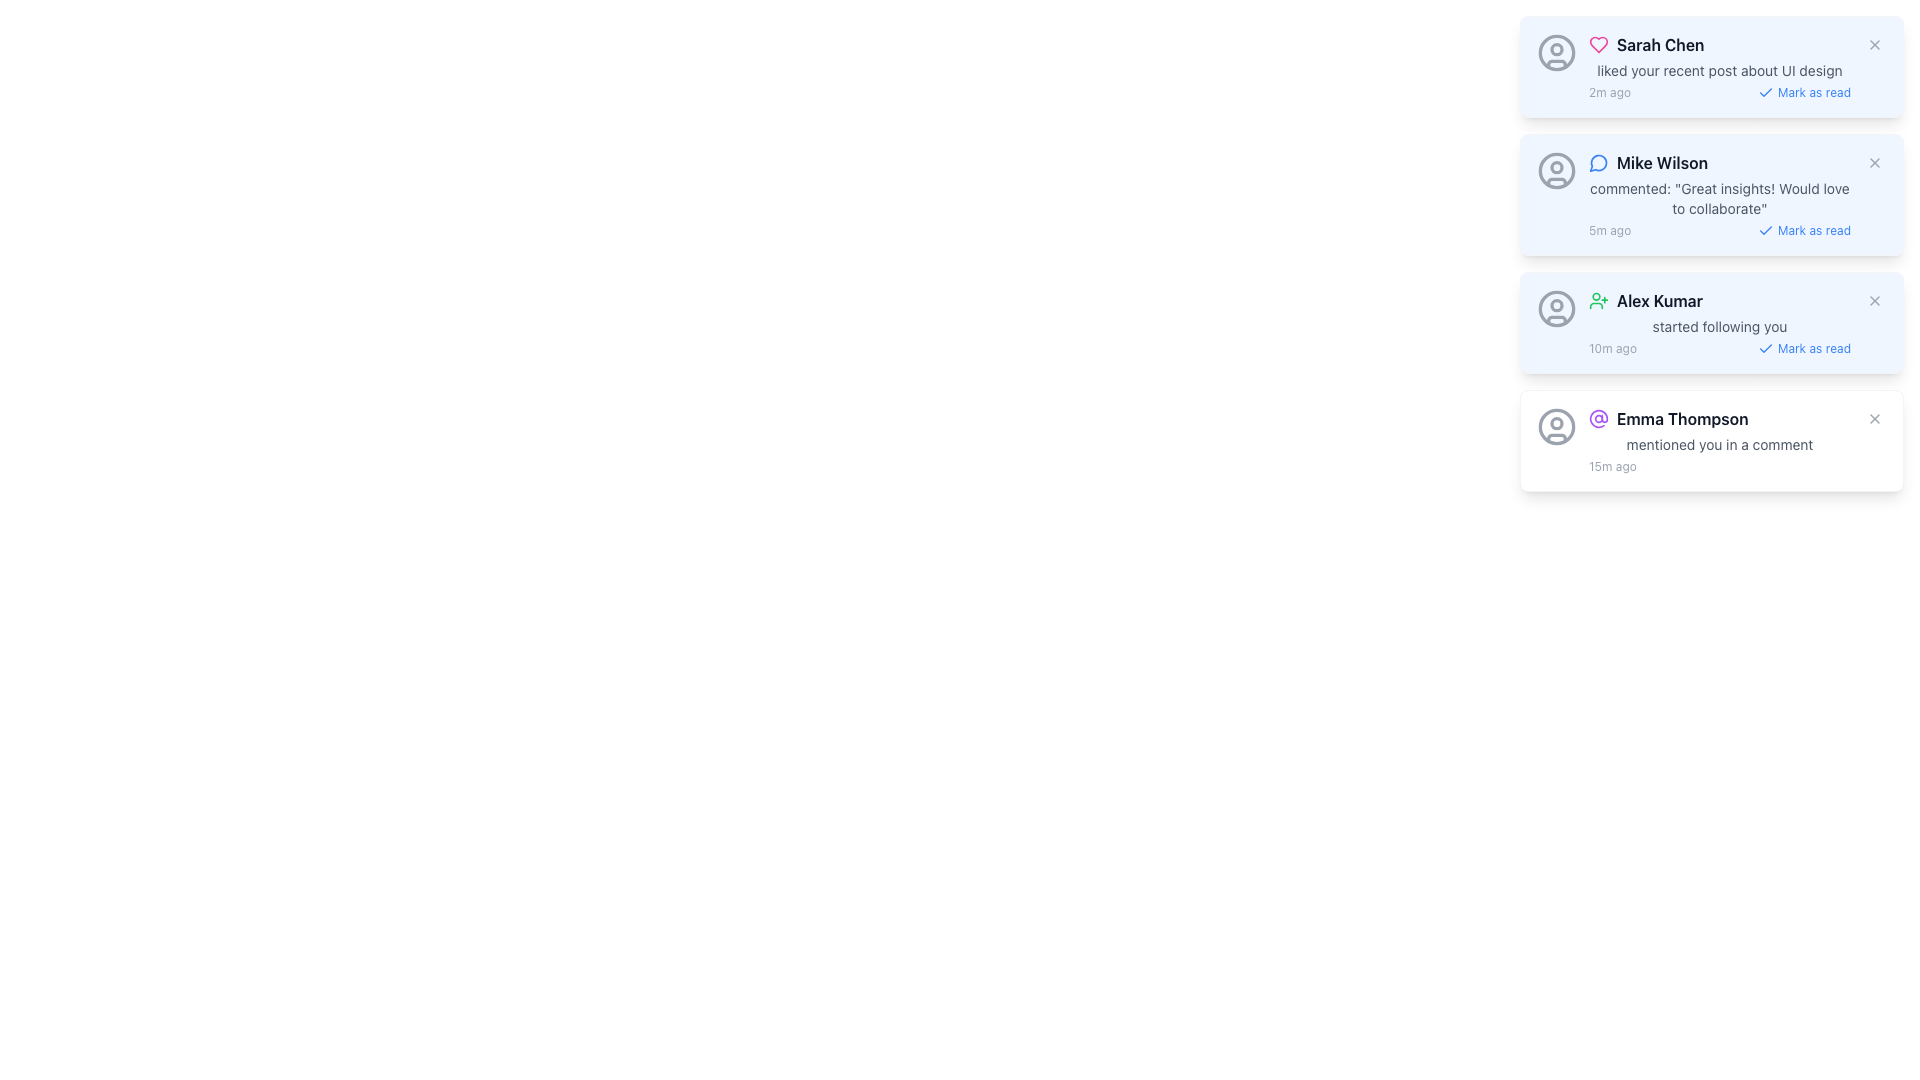  I want to click on the Close button located in the top-right corner of the notification card for 'Alex Kumar', which is above the text 'started following you', so click(1874, 300).